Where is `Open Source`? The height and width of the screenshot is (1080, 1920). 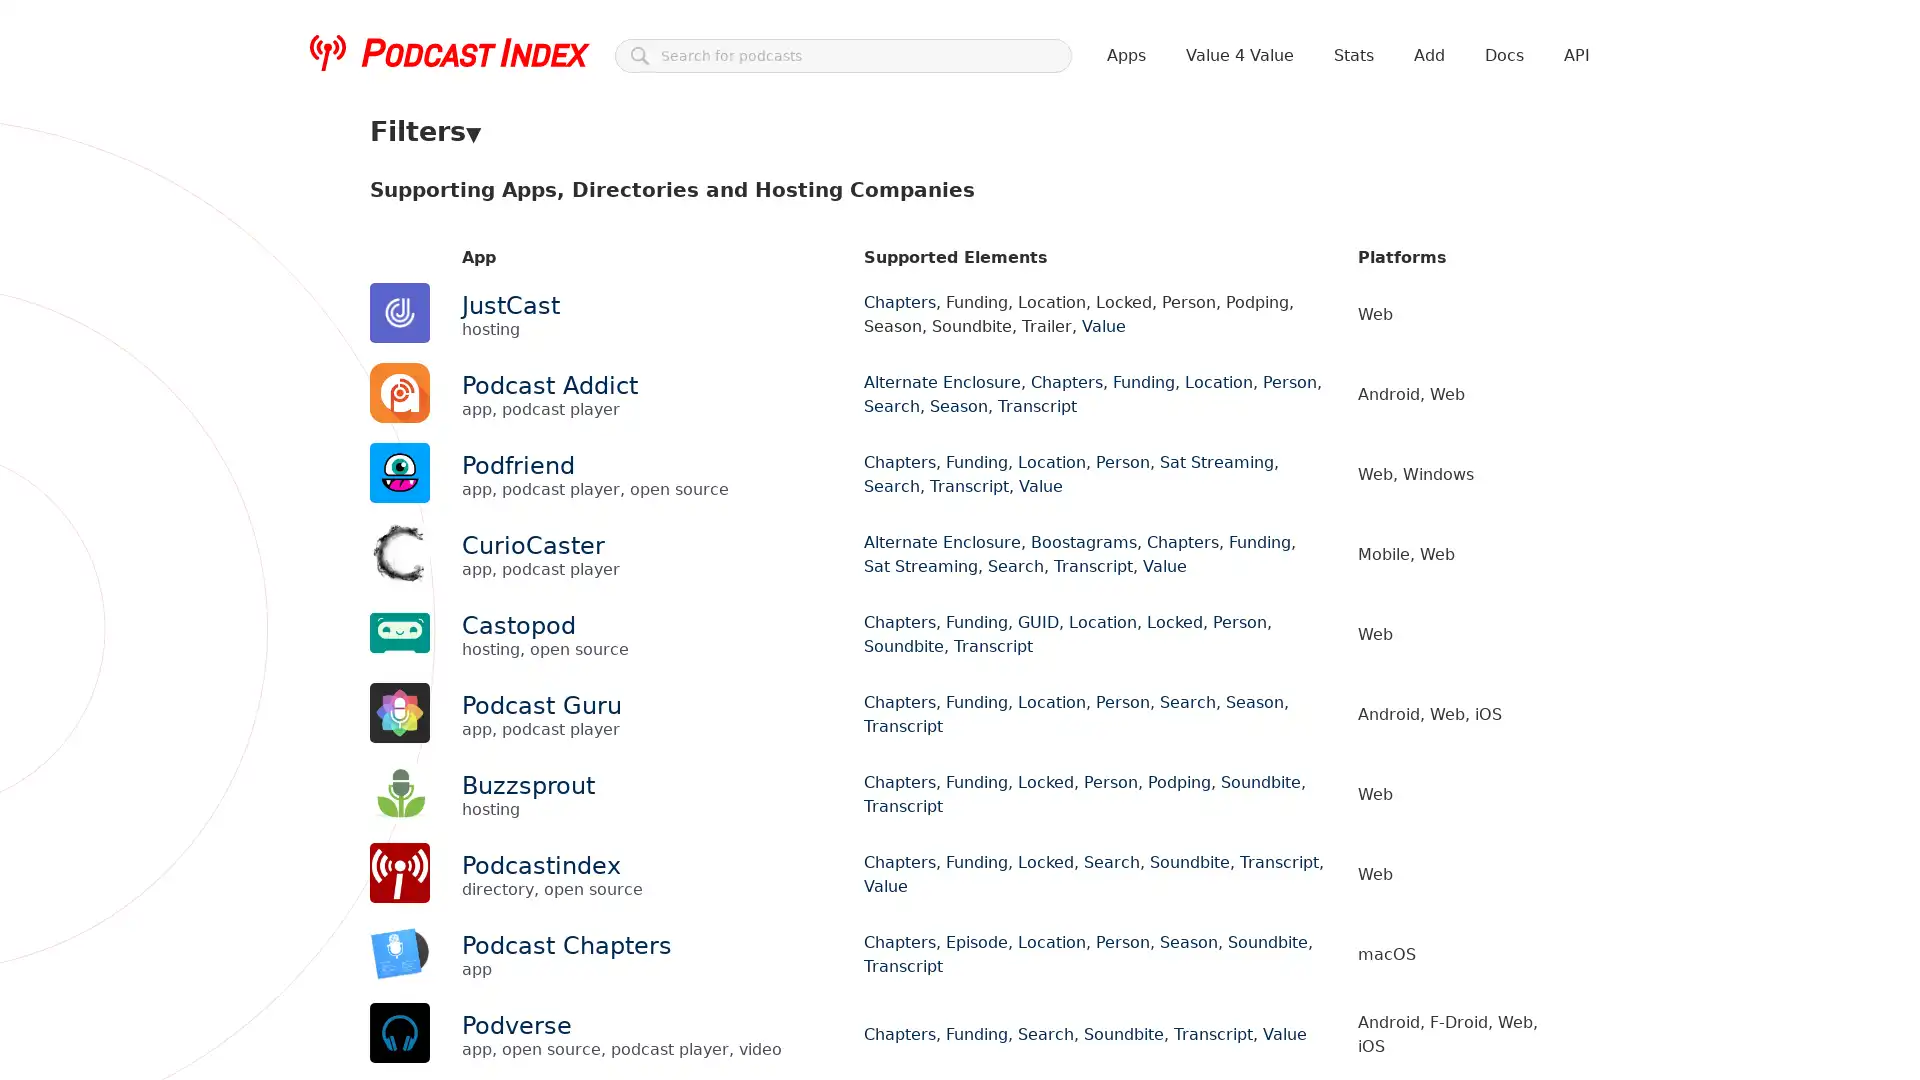 Open Source is located at coordinates (1036, 193).